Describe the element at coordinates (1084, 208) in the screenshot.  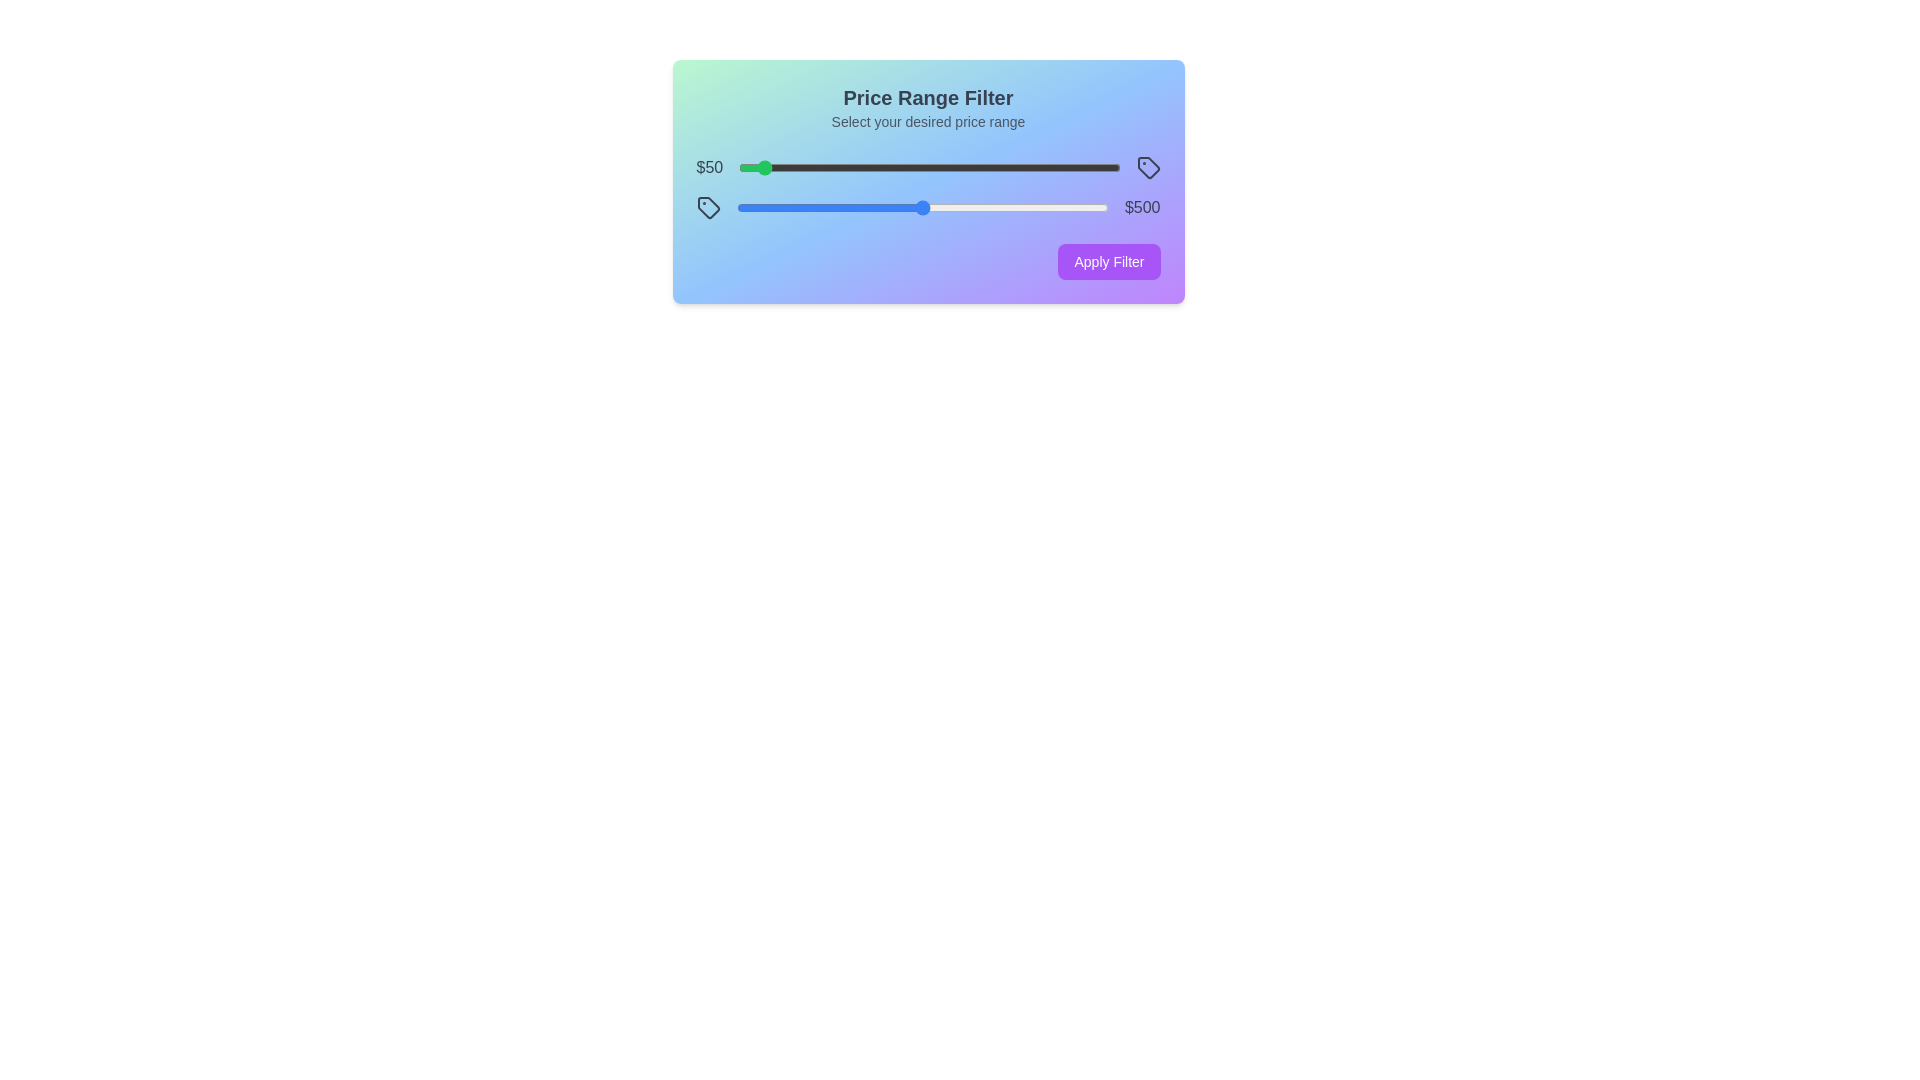
I see `the maximum price slider to 938` at that location.